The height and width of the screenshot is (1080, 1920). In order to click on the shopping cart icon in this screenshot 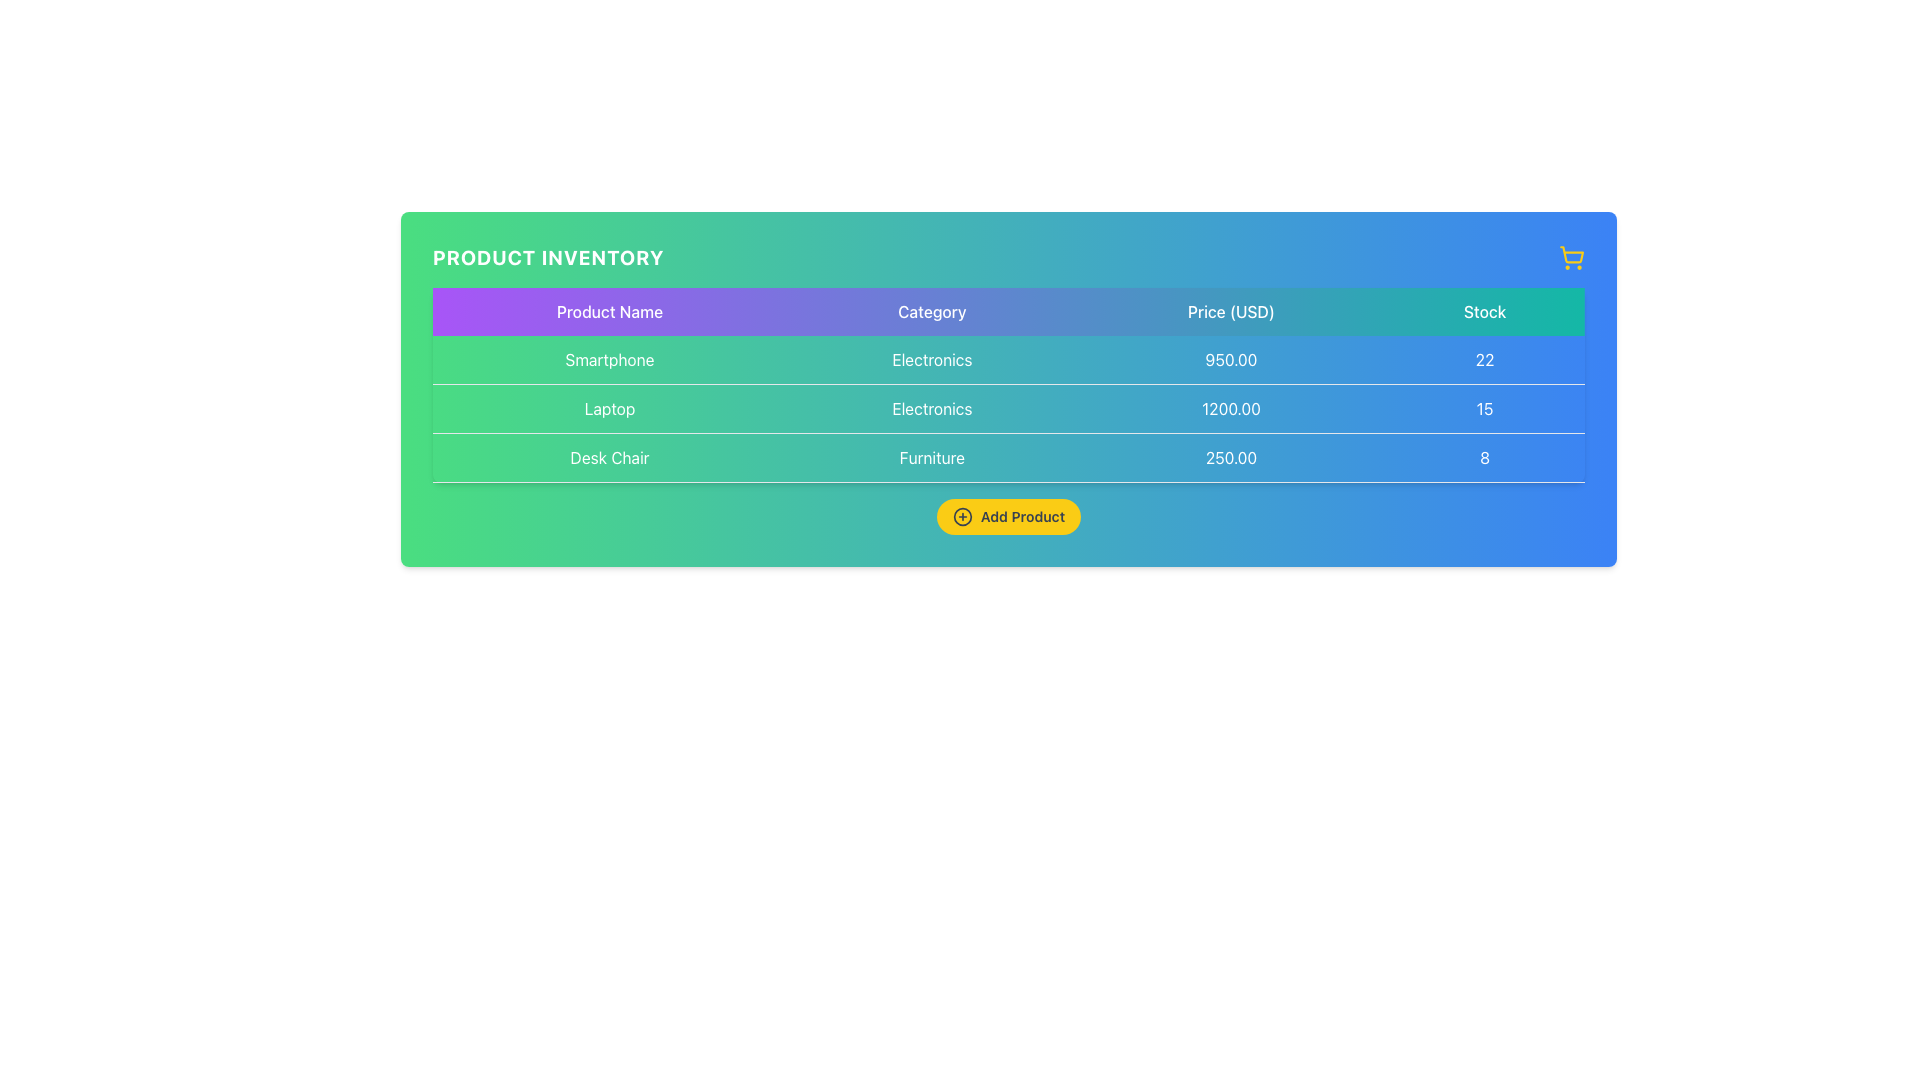, I will do `click(1570, 257)`.